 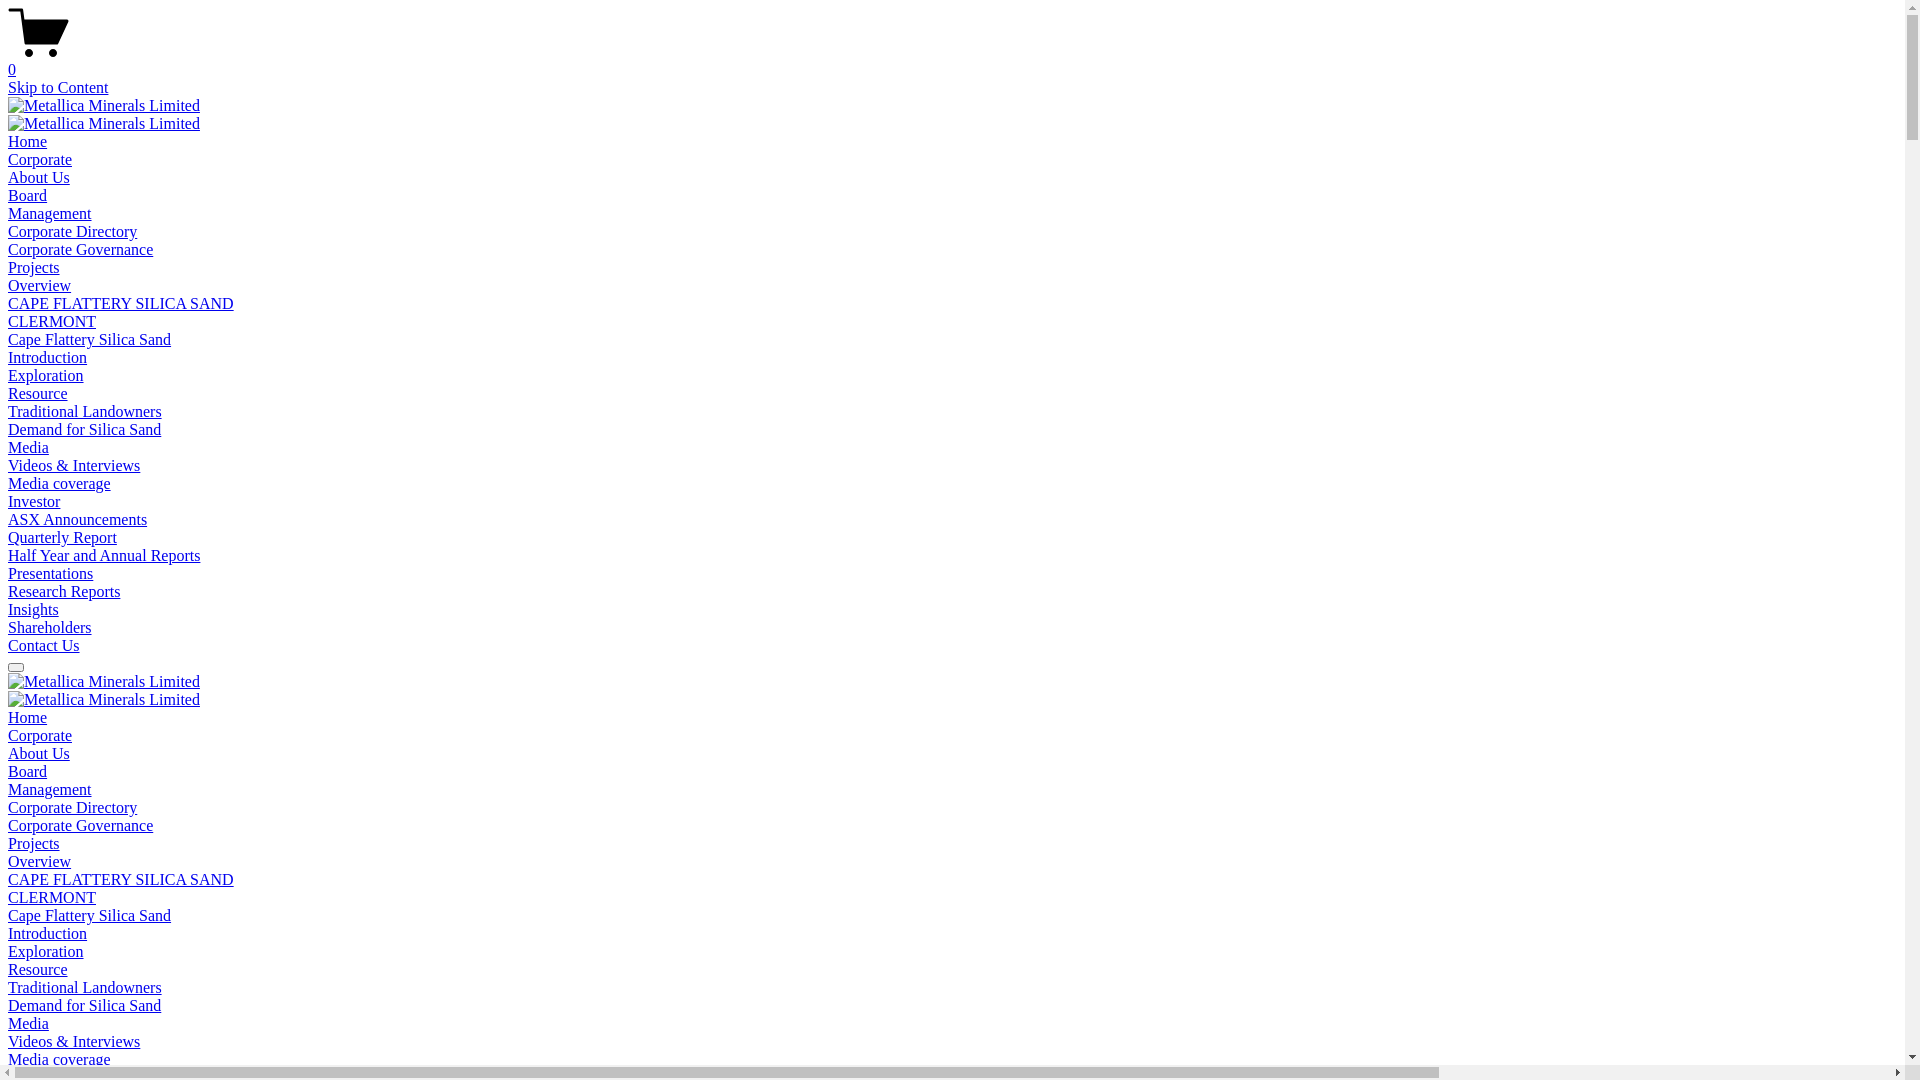 I want to click on 'Resource', so click(x=38, y=393).